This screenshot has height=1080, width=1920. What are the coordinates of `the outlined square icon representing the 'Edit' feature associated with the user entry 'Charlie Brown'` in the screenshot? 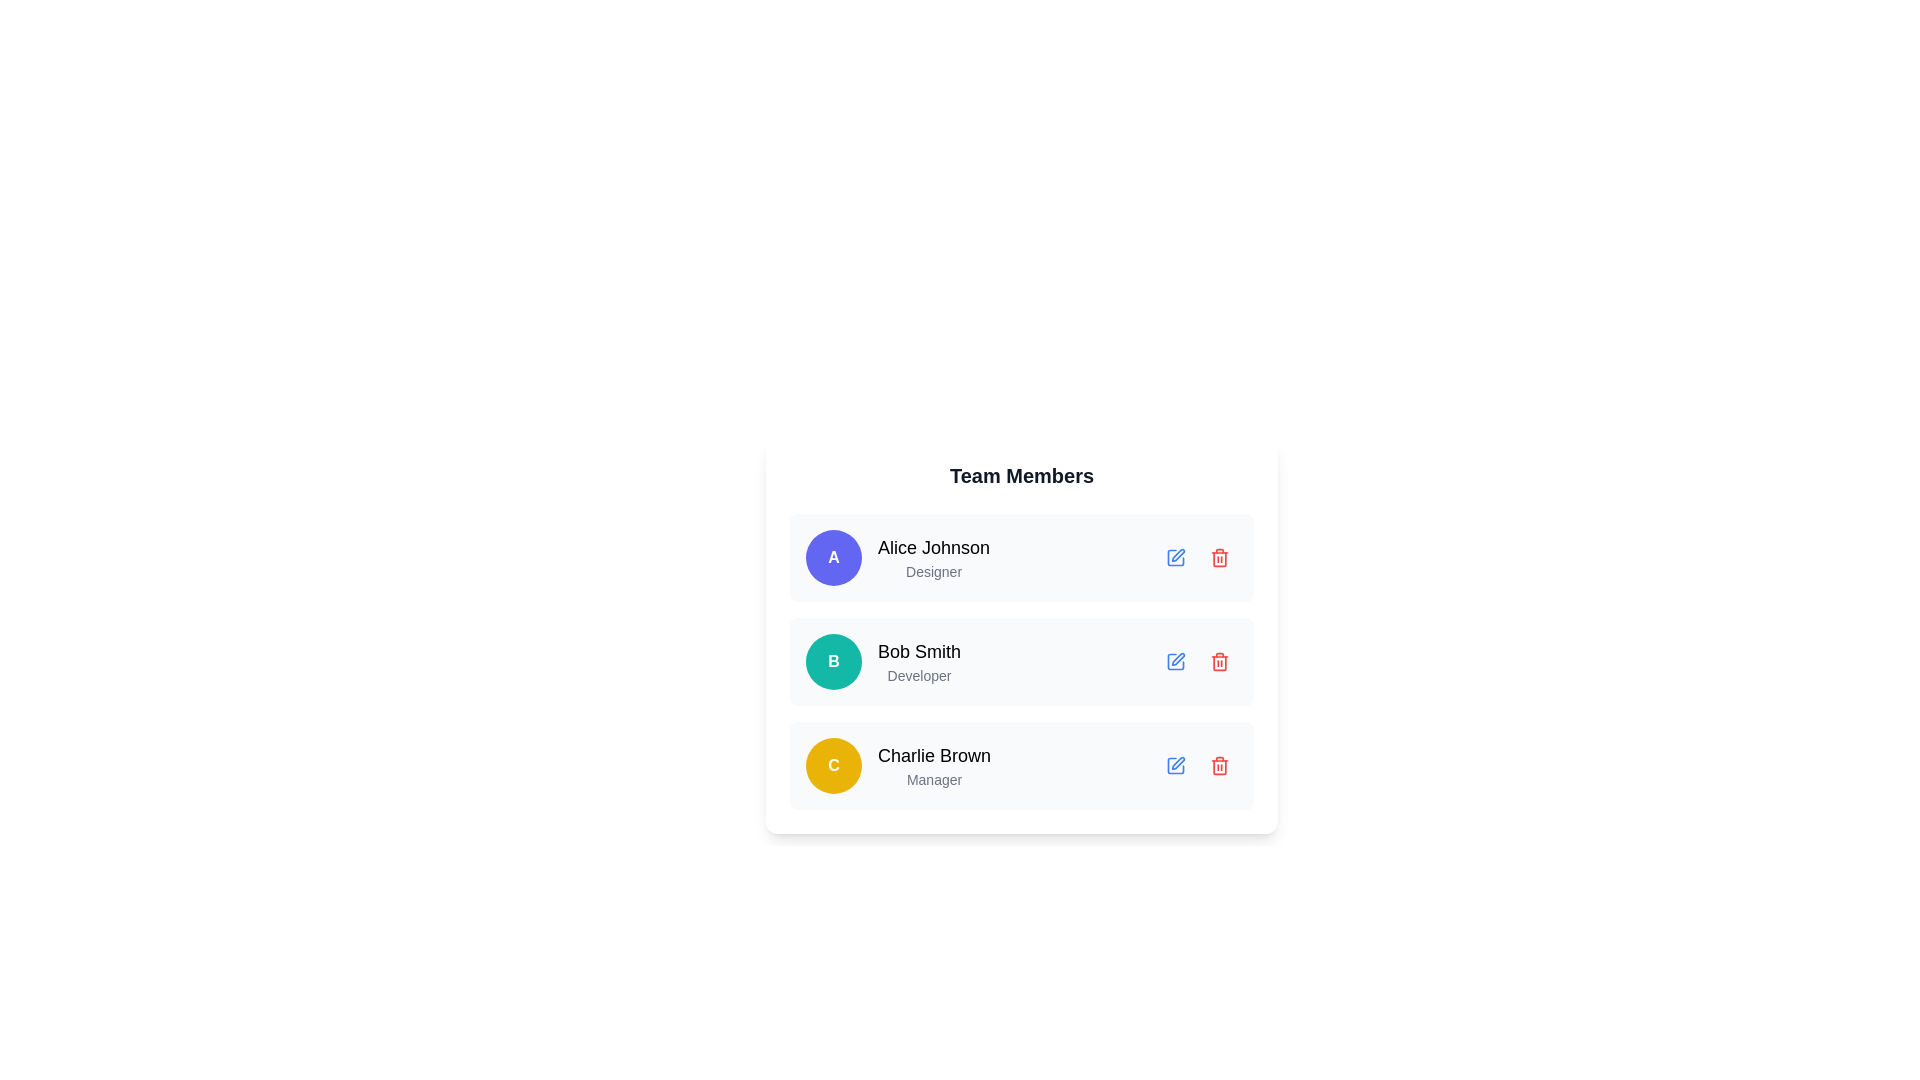 It's located at (1176, 765).